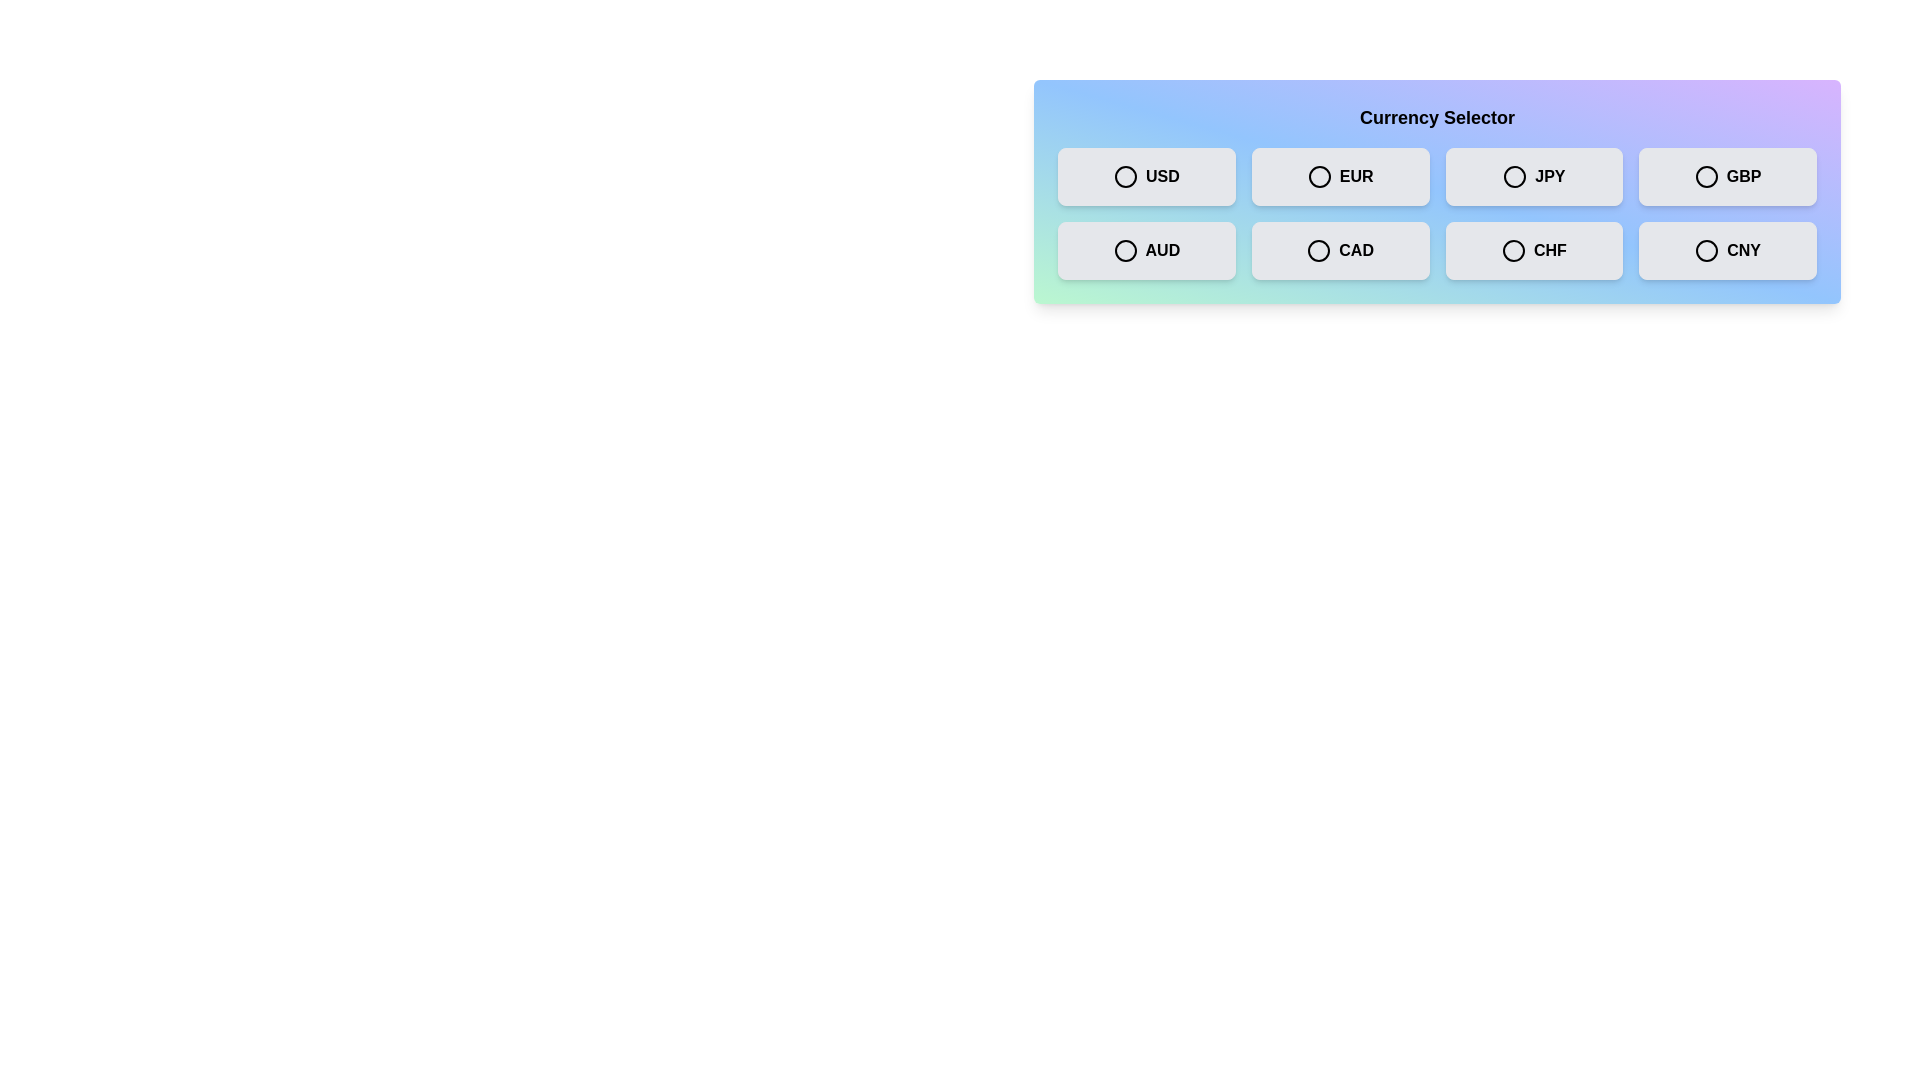  I want to click on the currency CAD by clicking on its respective button, so click(1340, 249).